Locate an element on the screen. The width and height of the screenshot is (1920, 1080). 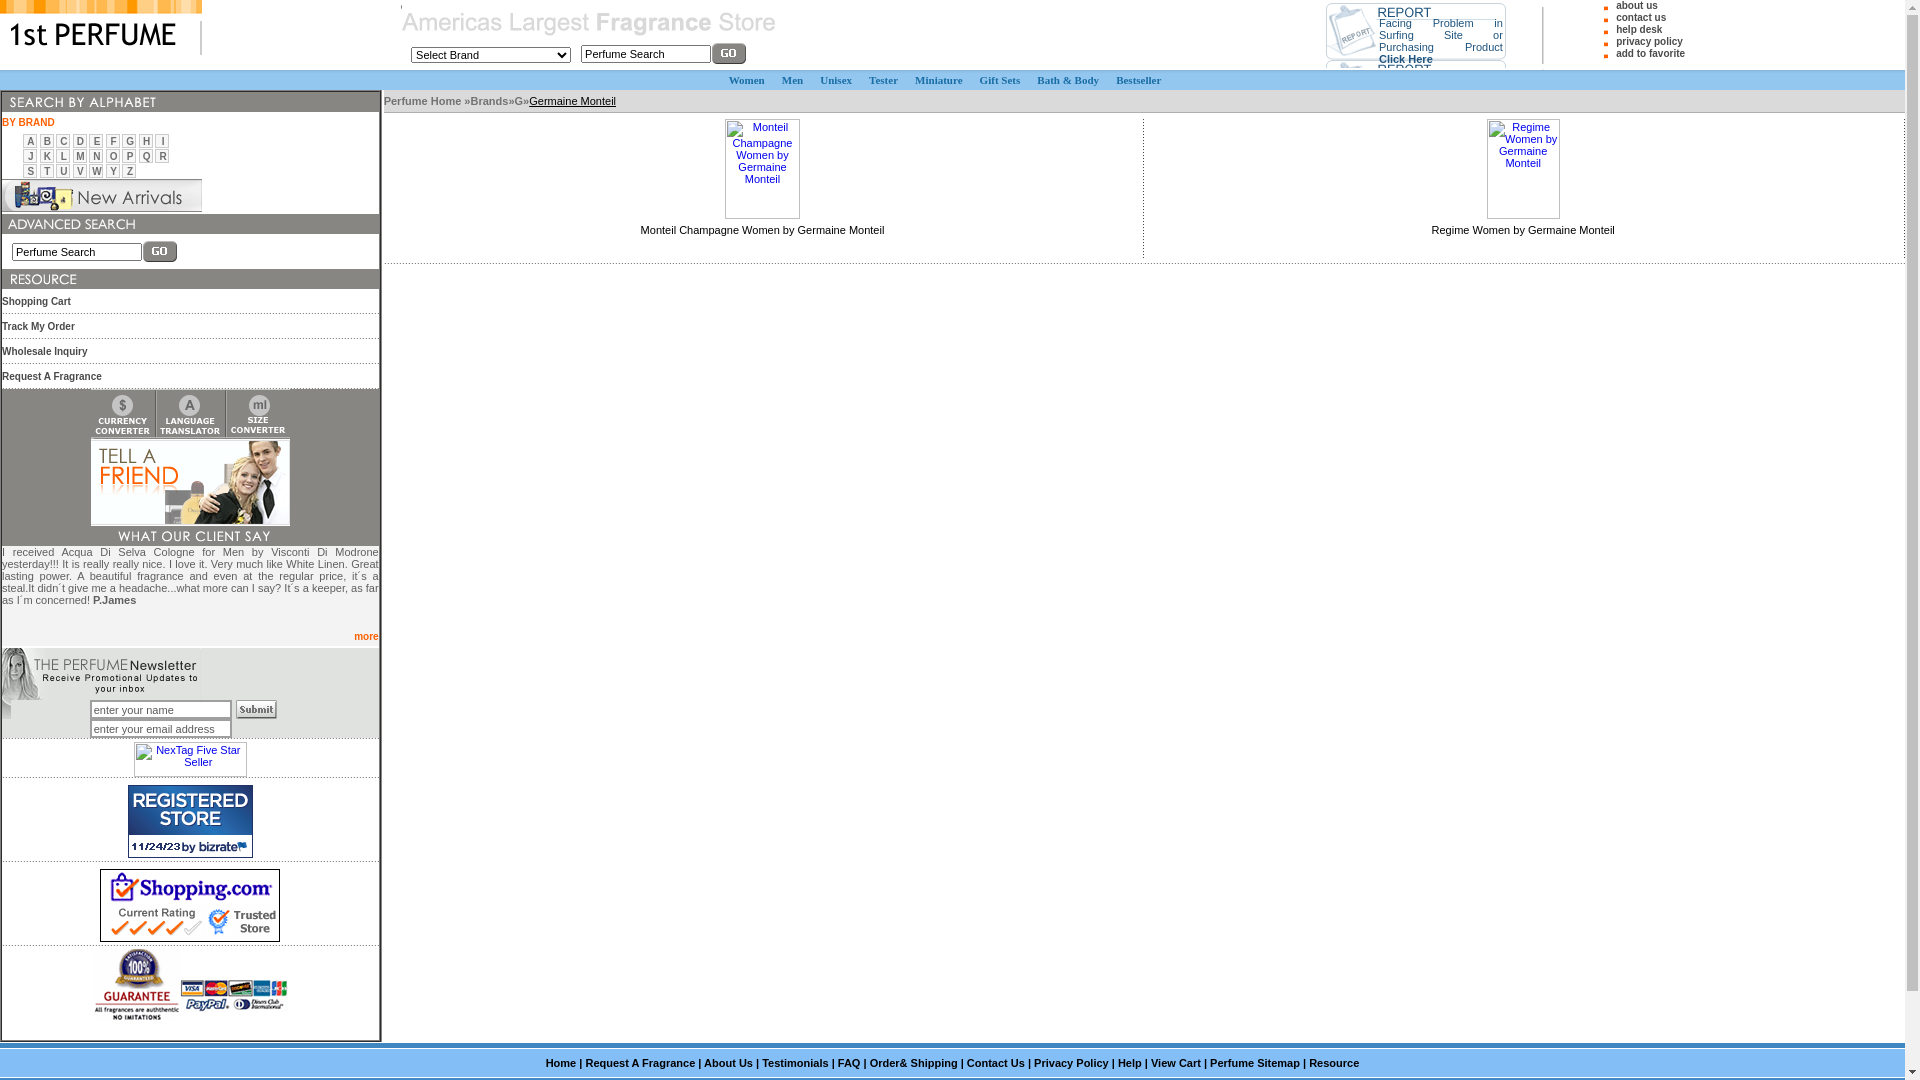
'Gift Sets' is located at coordinates (1000, 79).